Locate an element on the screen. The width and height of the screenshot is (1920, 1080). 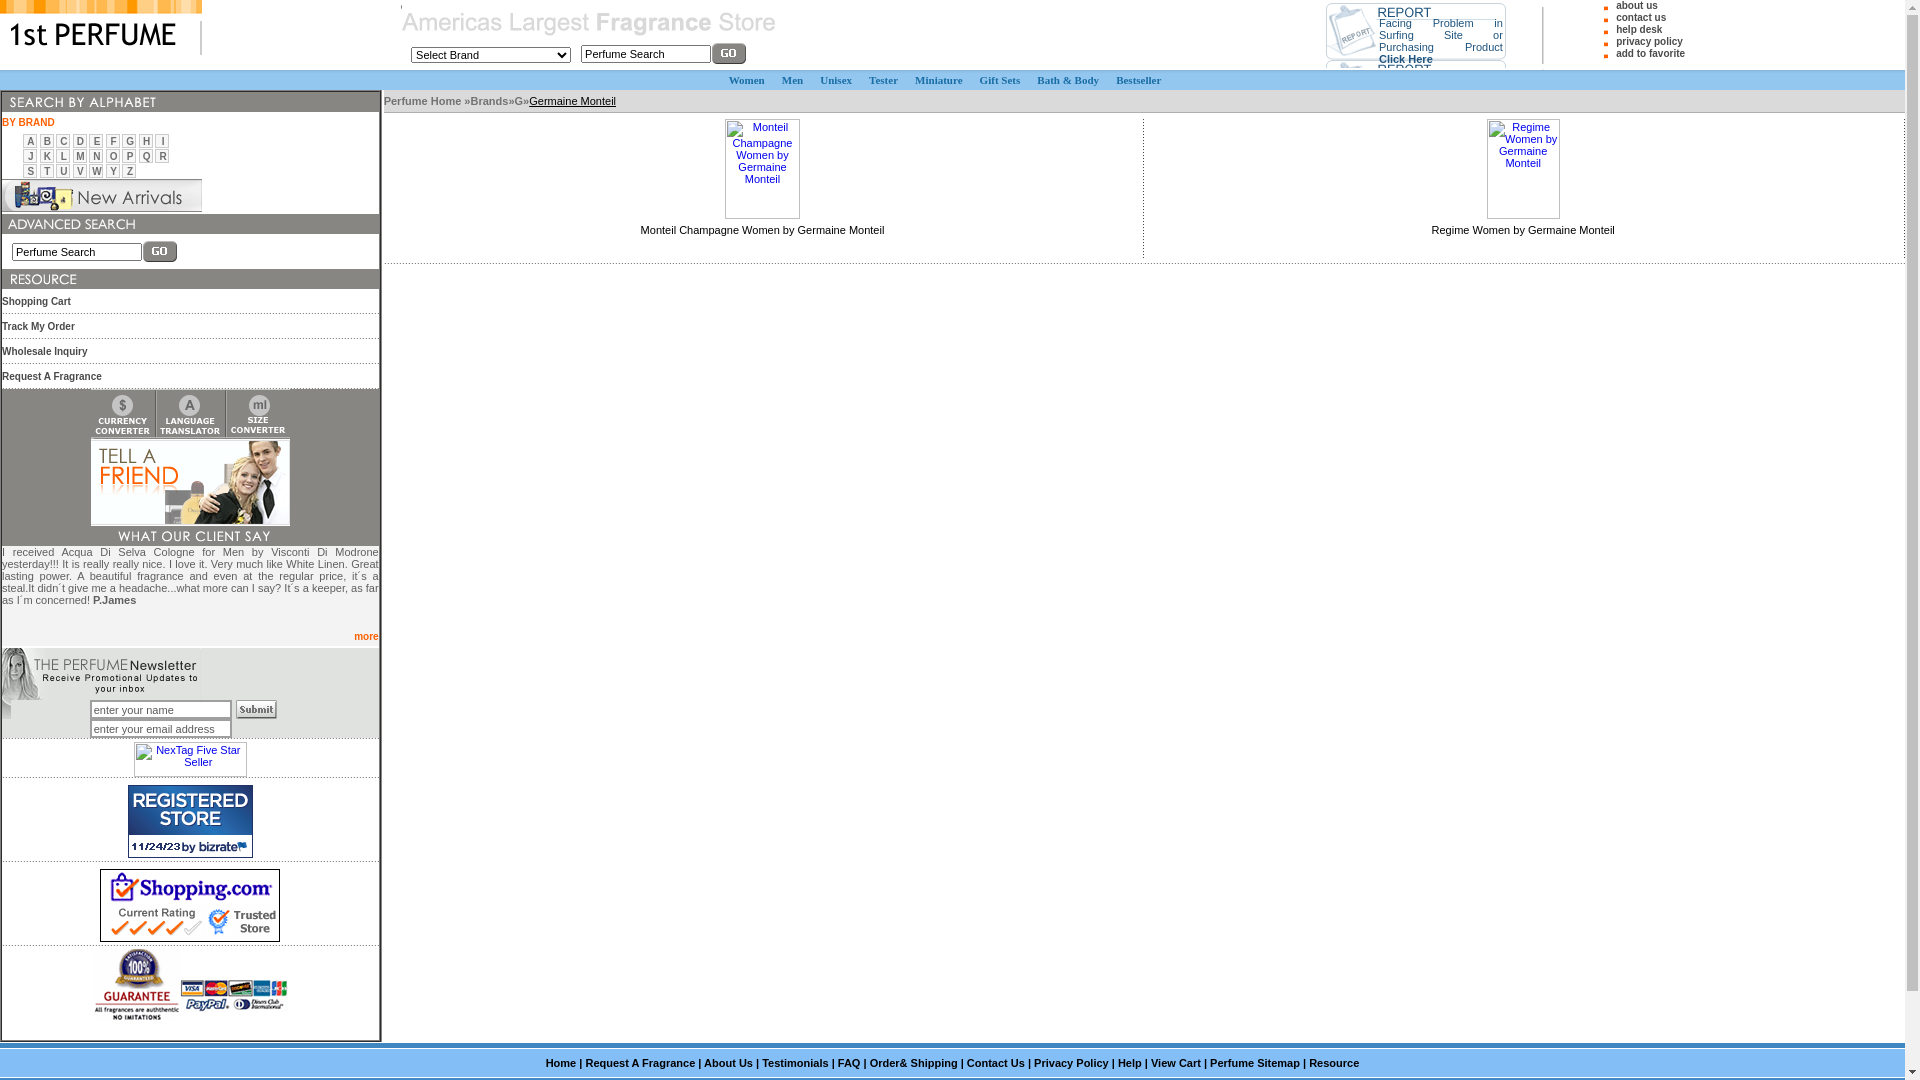
'Gift Sets' is located at coordinates (1000, 79).